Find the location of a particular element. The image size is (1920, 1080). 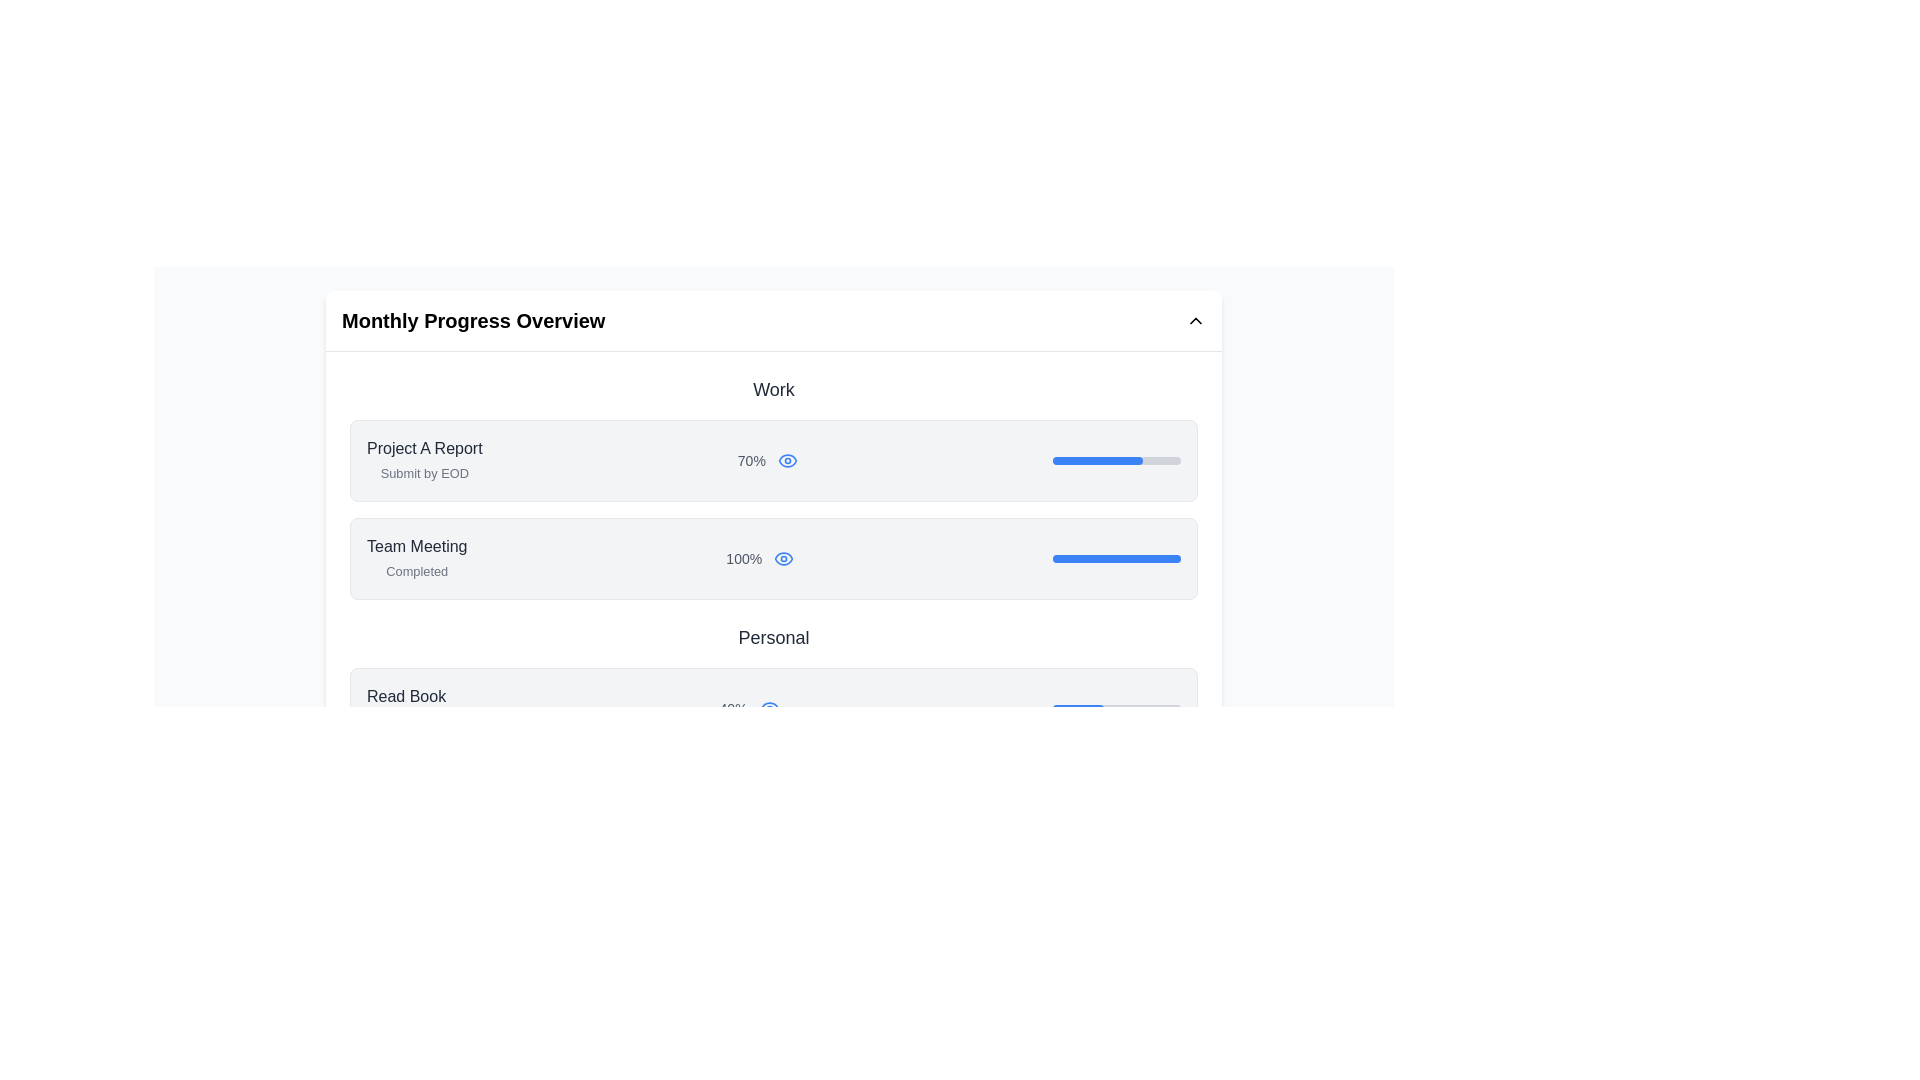

the progress visually on the progress bar indicating 40% completion located in the 'Read Book' section is located at coordinates (1116, 708).